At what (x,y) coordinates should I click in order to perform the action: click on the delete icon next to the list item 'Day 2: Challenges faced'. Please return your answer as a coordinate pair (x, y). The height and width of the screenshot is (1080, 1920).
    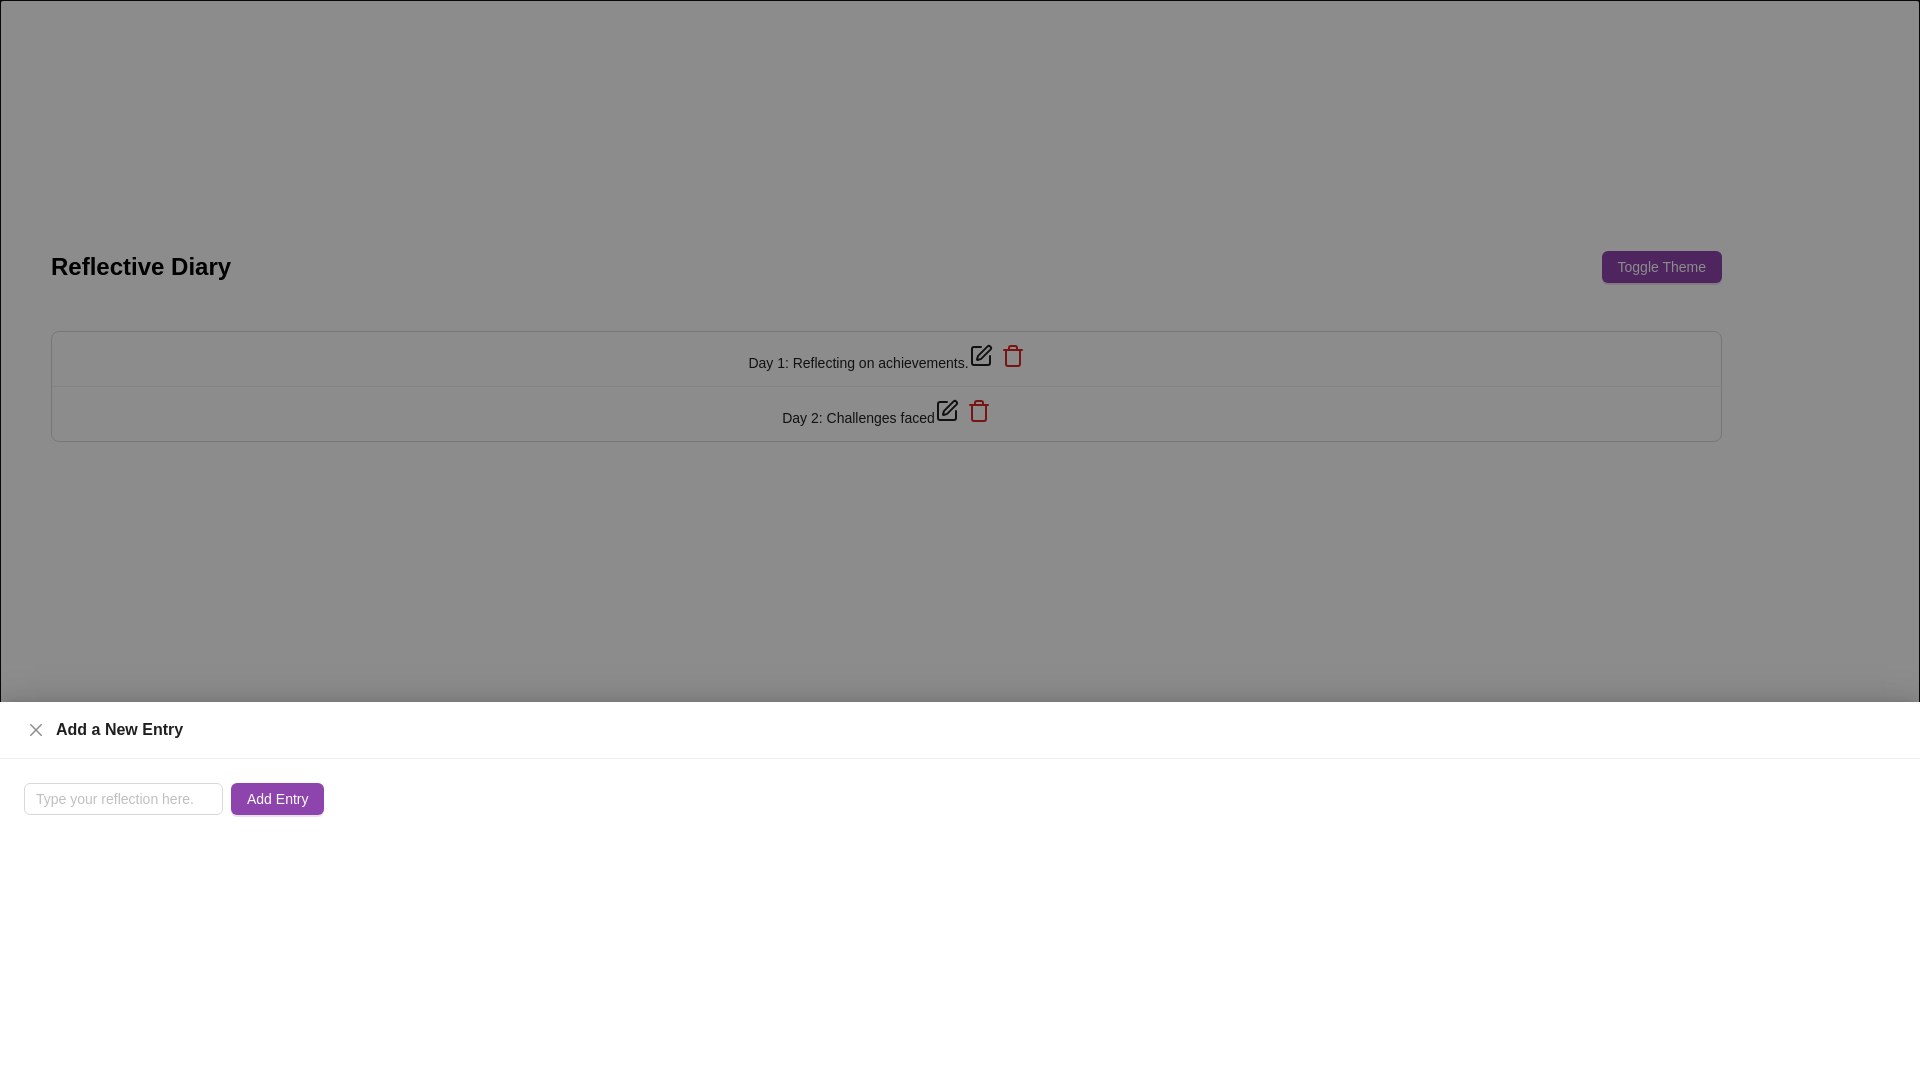
    Looking at the image, I should click on (885, 412).